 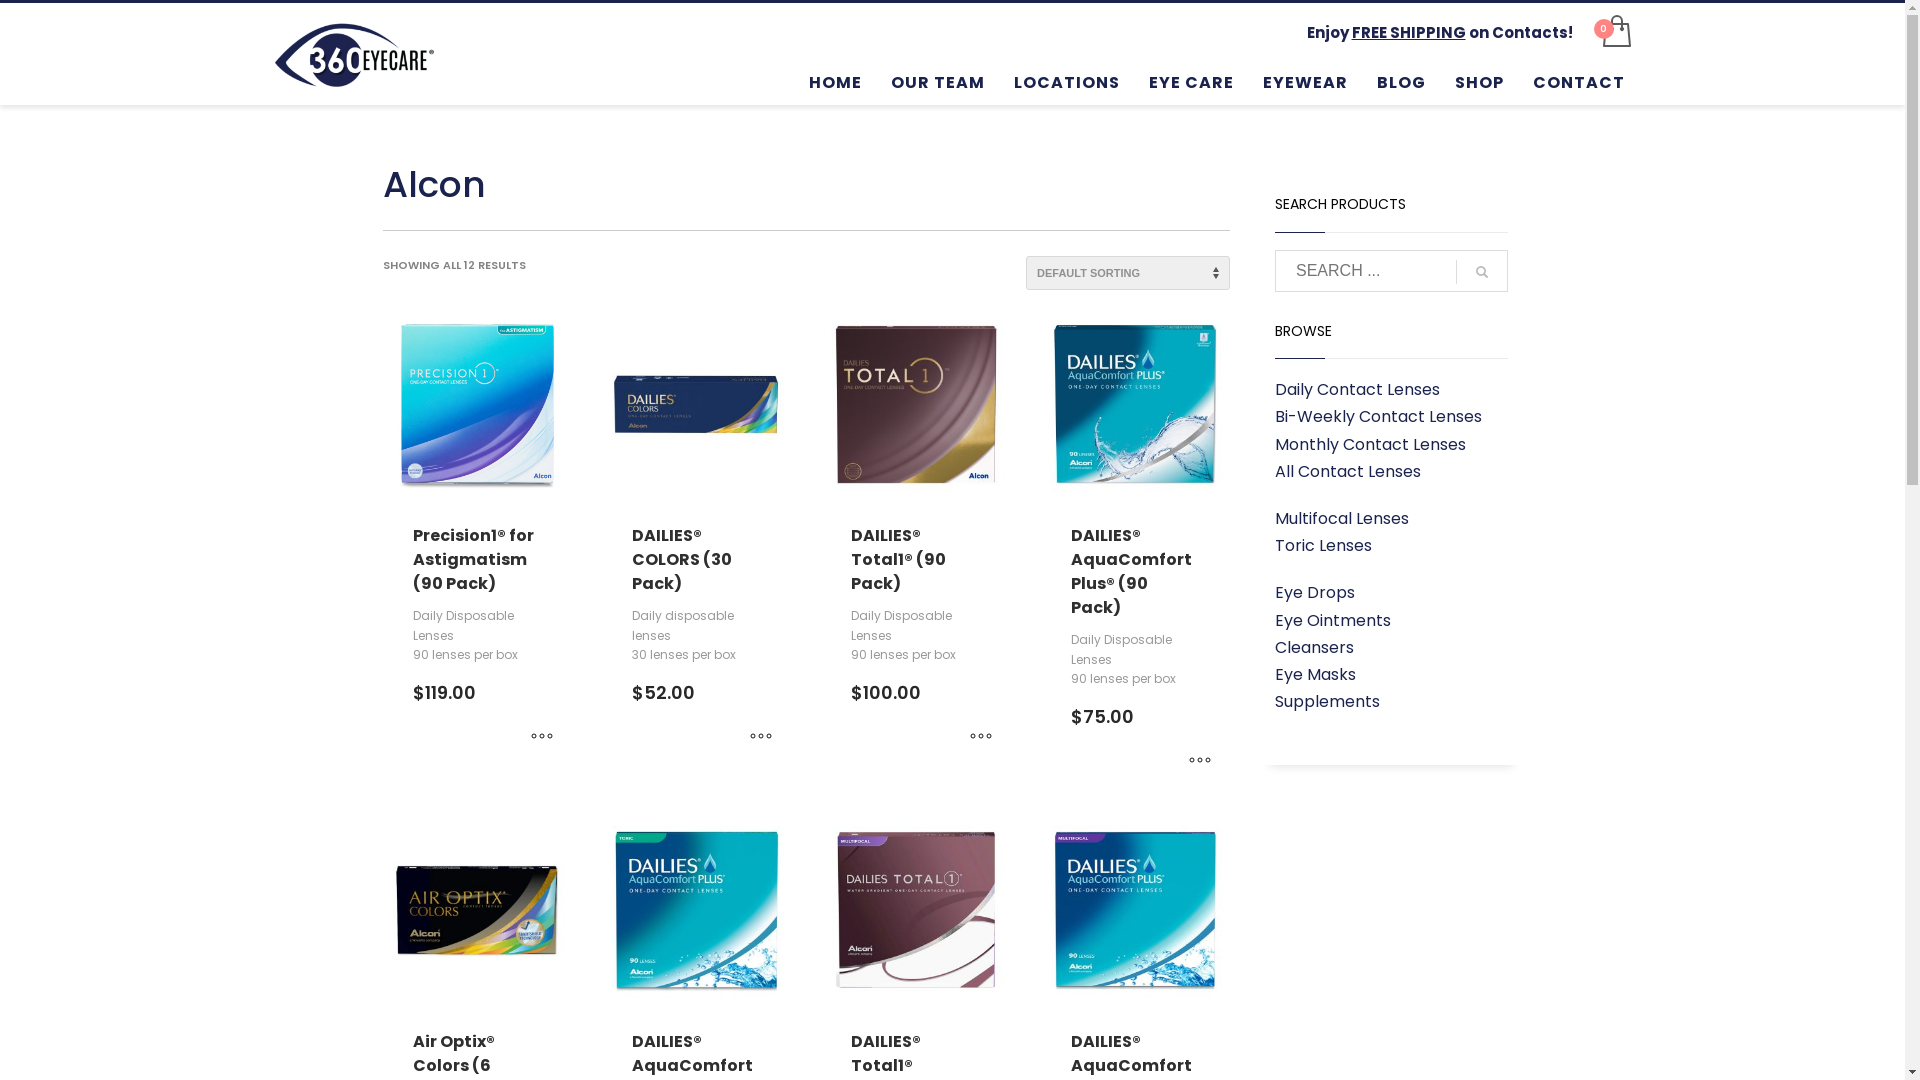 I want to click on 'go', so click(x=1482, y=272).